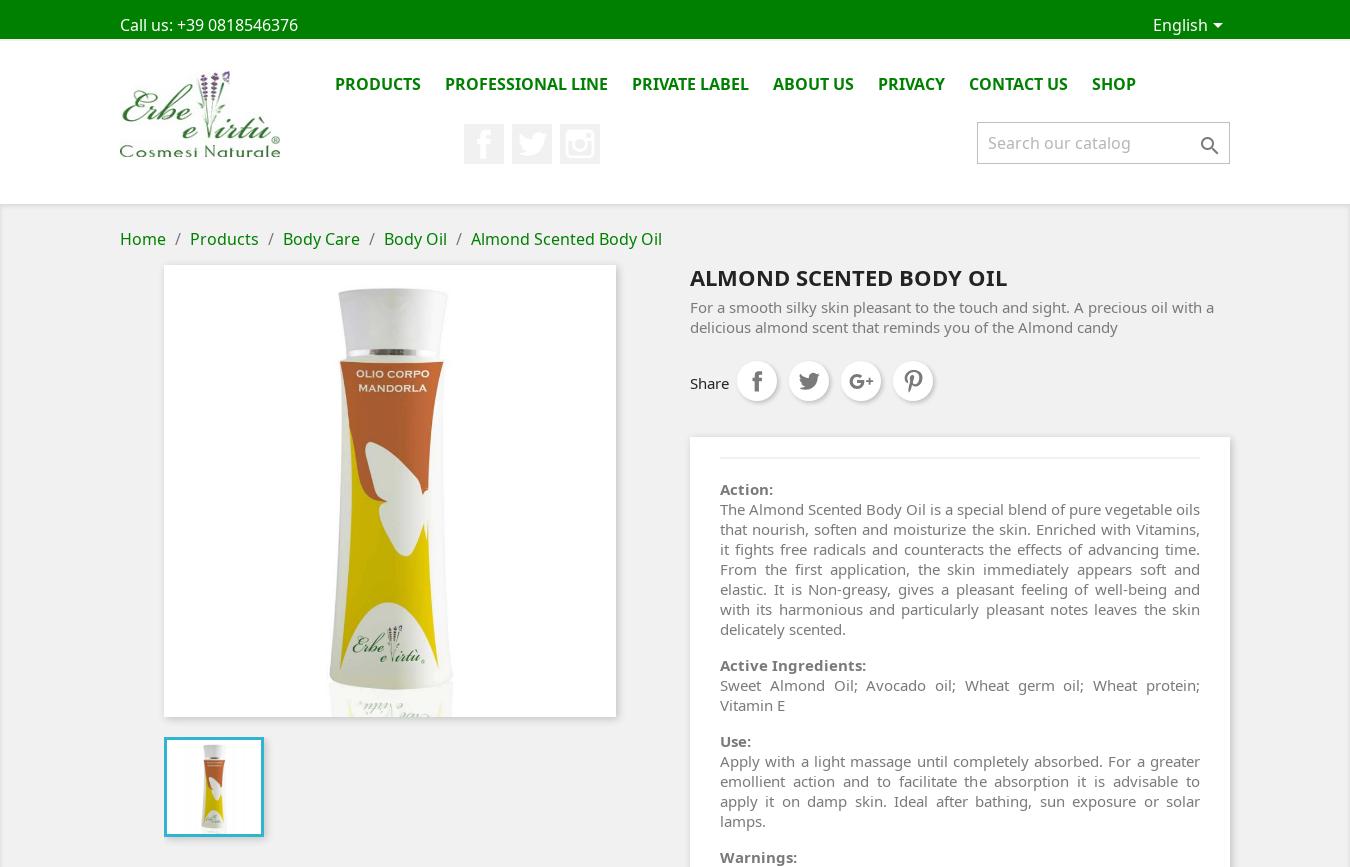 The width and height of the screenshot is (1350, 867). I want to click on 'For a smooth silky skin pleasant to the touch and sight. A precious oil with a delicious almond scent that reminds you of the Almond candy', so click(951, 316).